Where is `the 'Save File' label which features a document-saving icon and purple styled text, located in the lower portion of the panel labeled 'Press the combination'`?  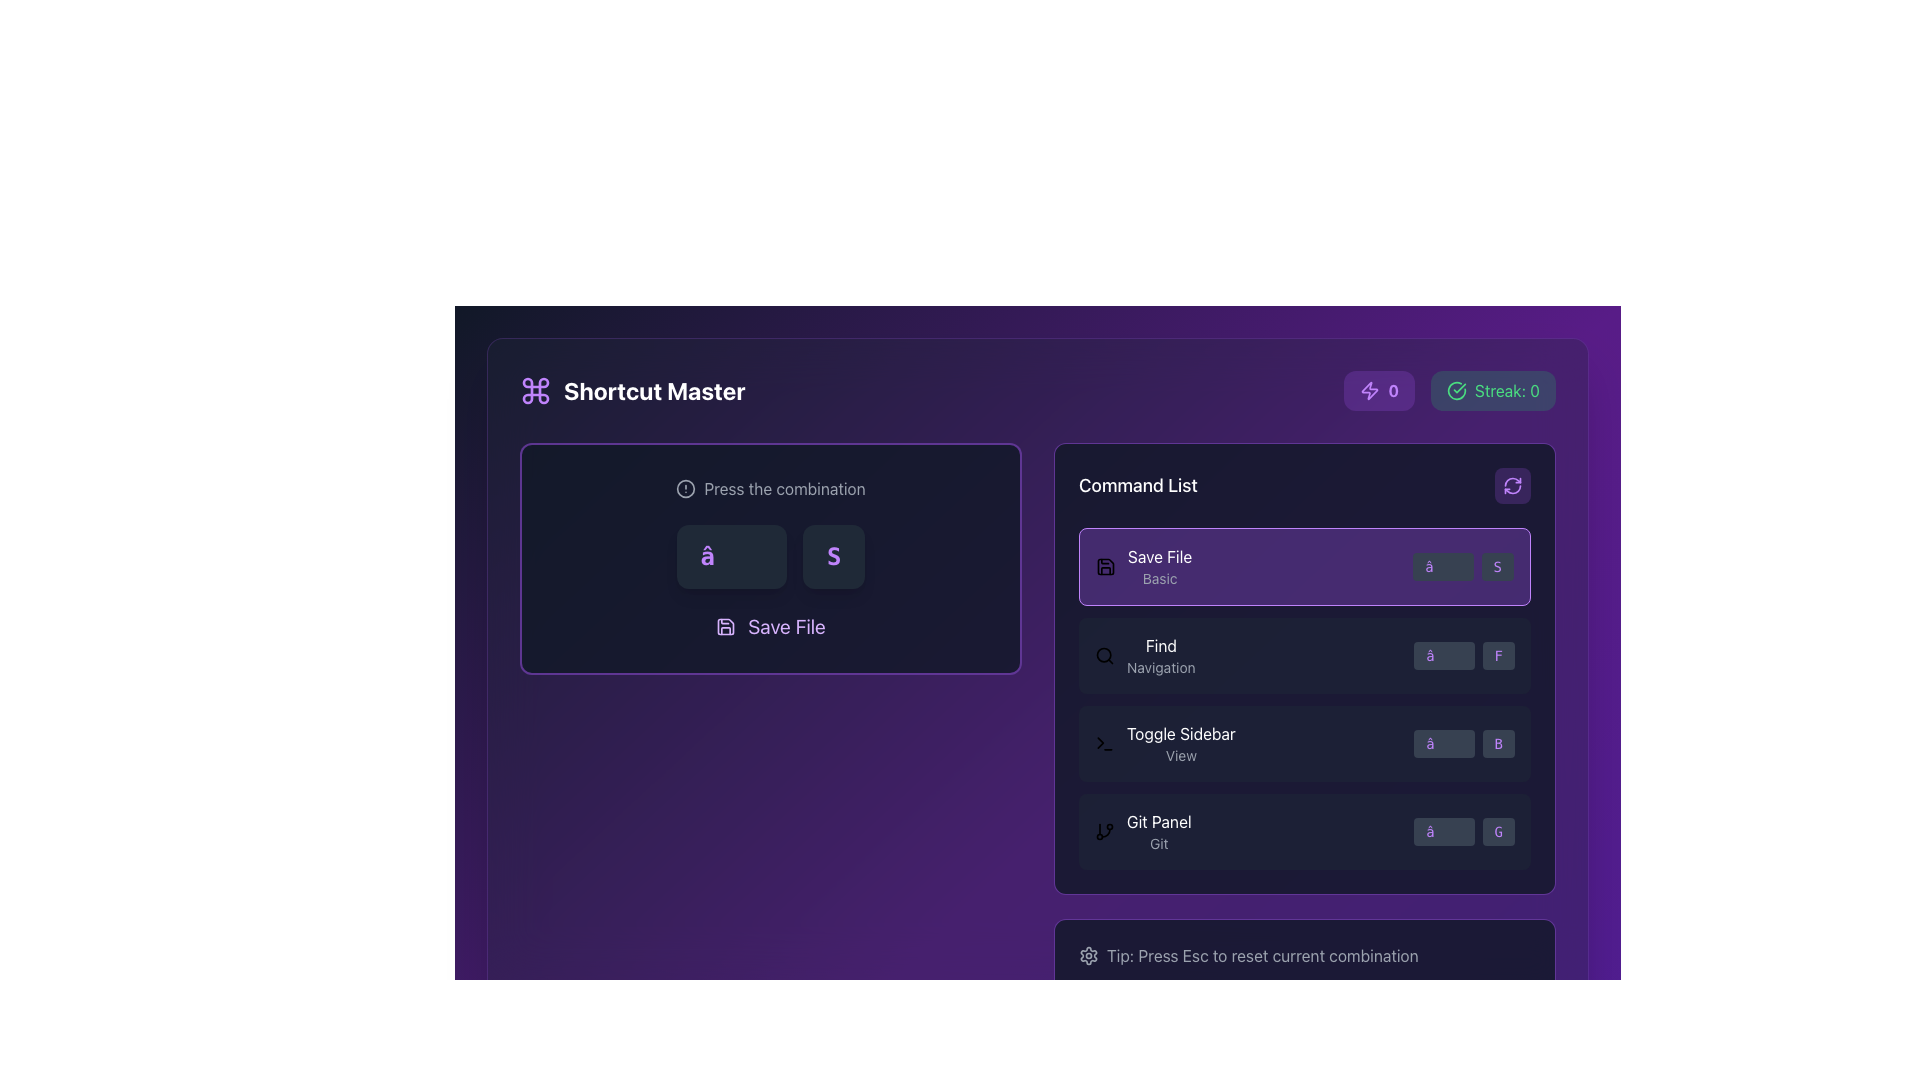 the 'Save File' label which features a document-saving icon and purple styled text, located in the lower portion of the panel labeled 'Press the combination' is located at coordinates (770, 626).